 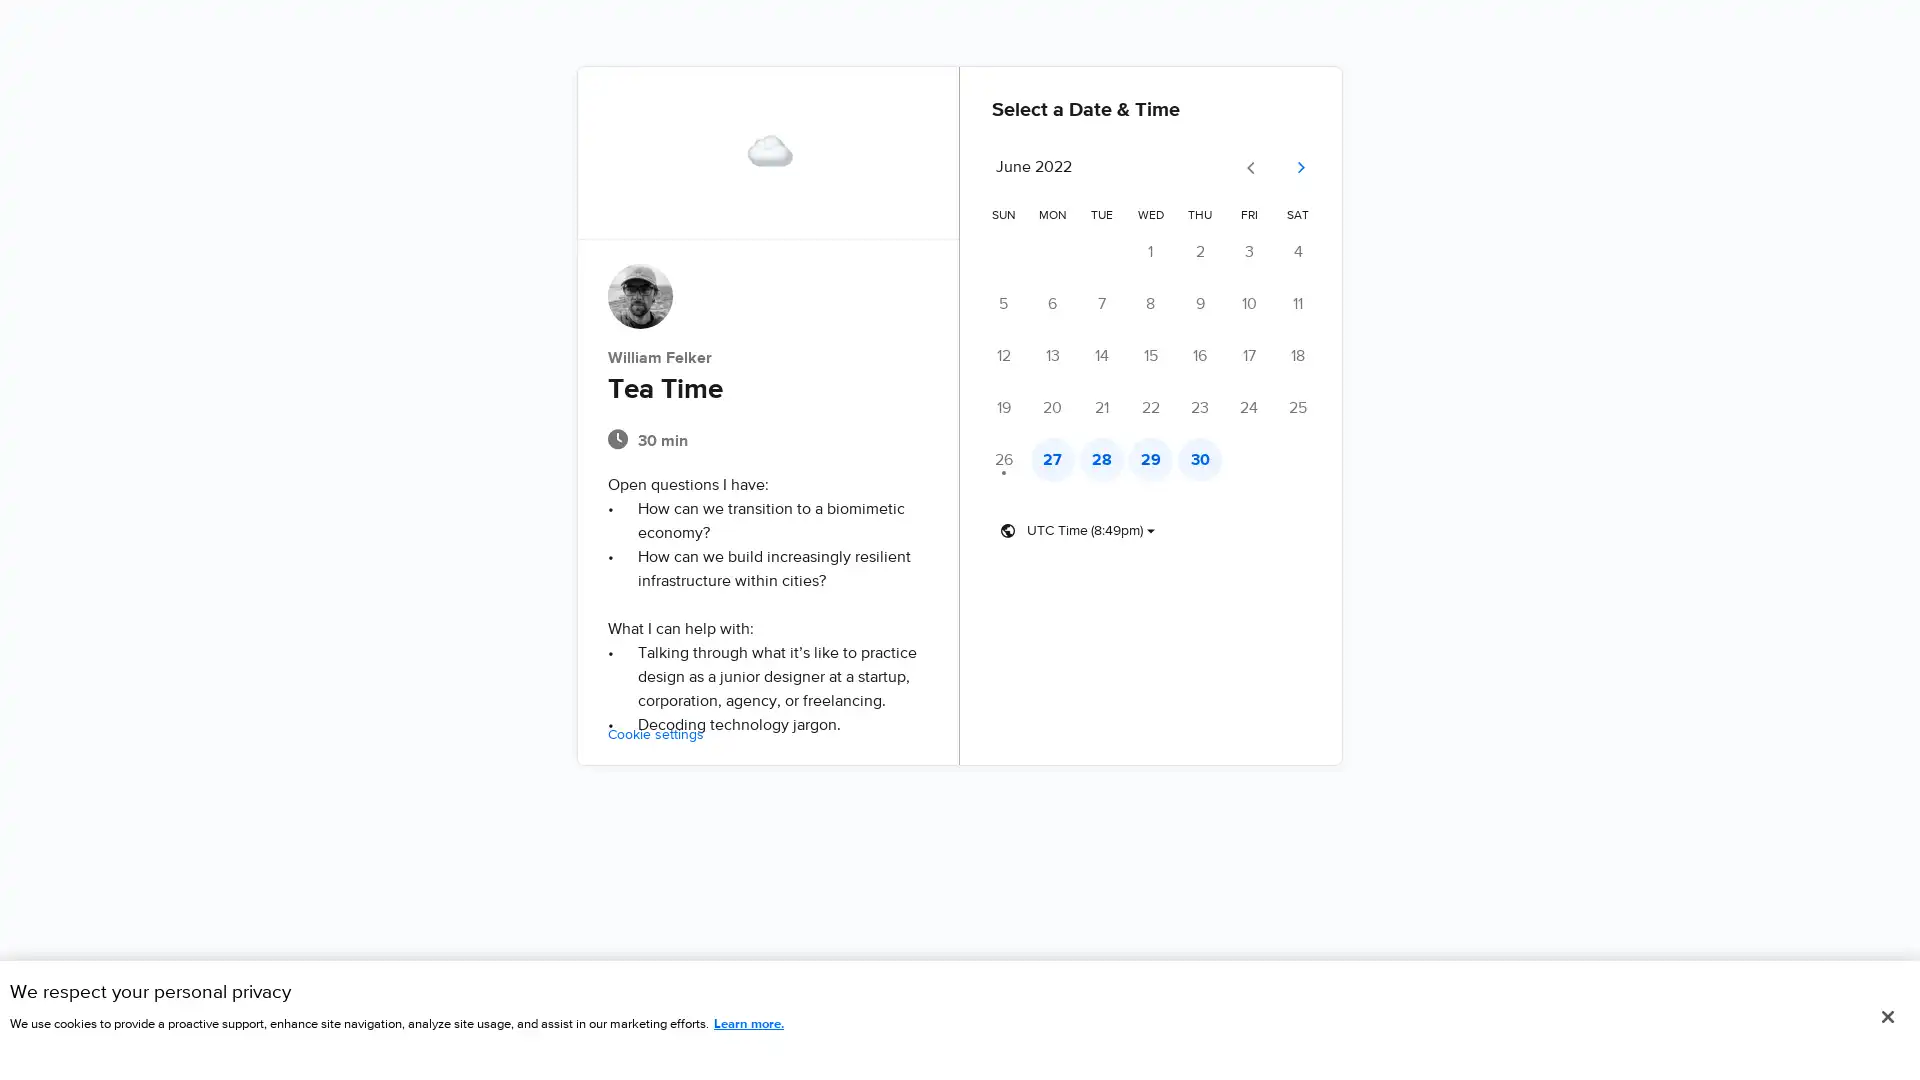 What do you see at coordinates (1055, 354) in the screenshot?
I see `Monday, June 13 - No times available` at bounding box center [1055, 354].